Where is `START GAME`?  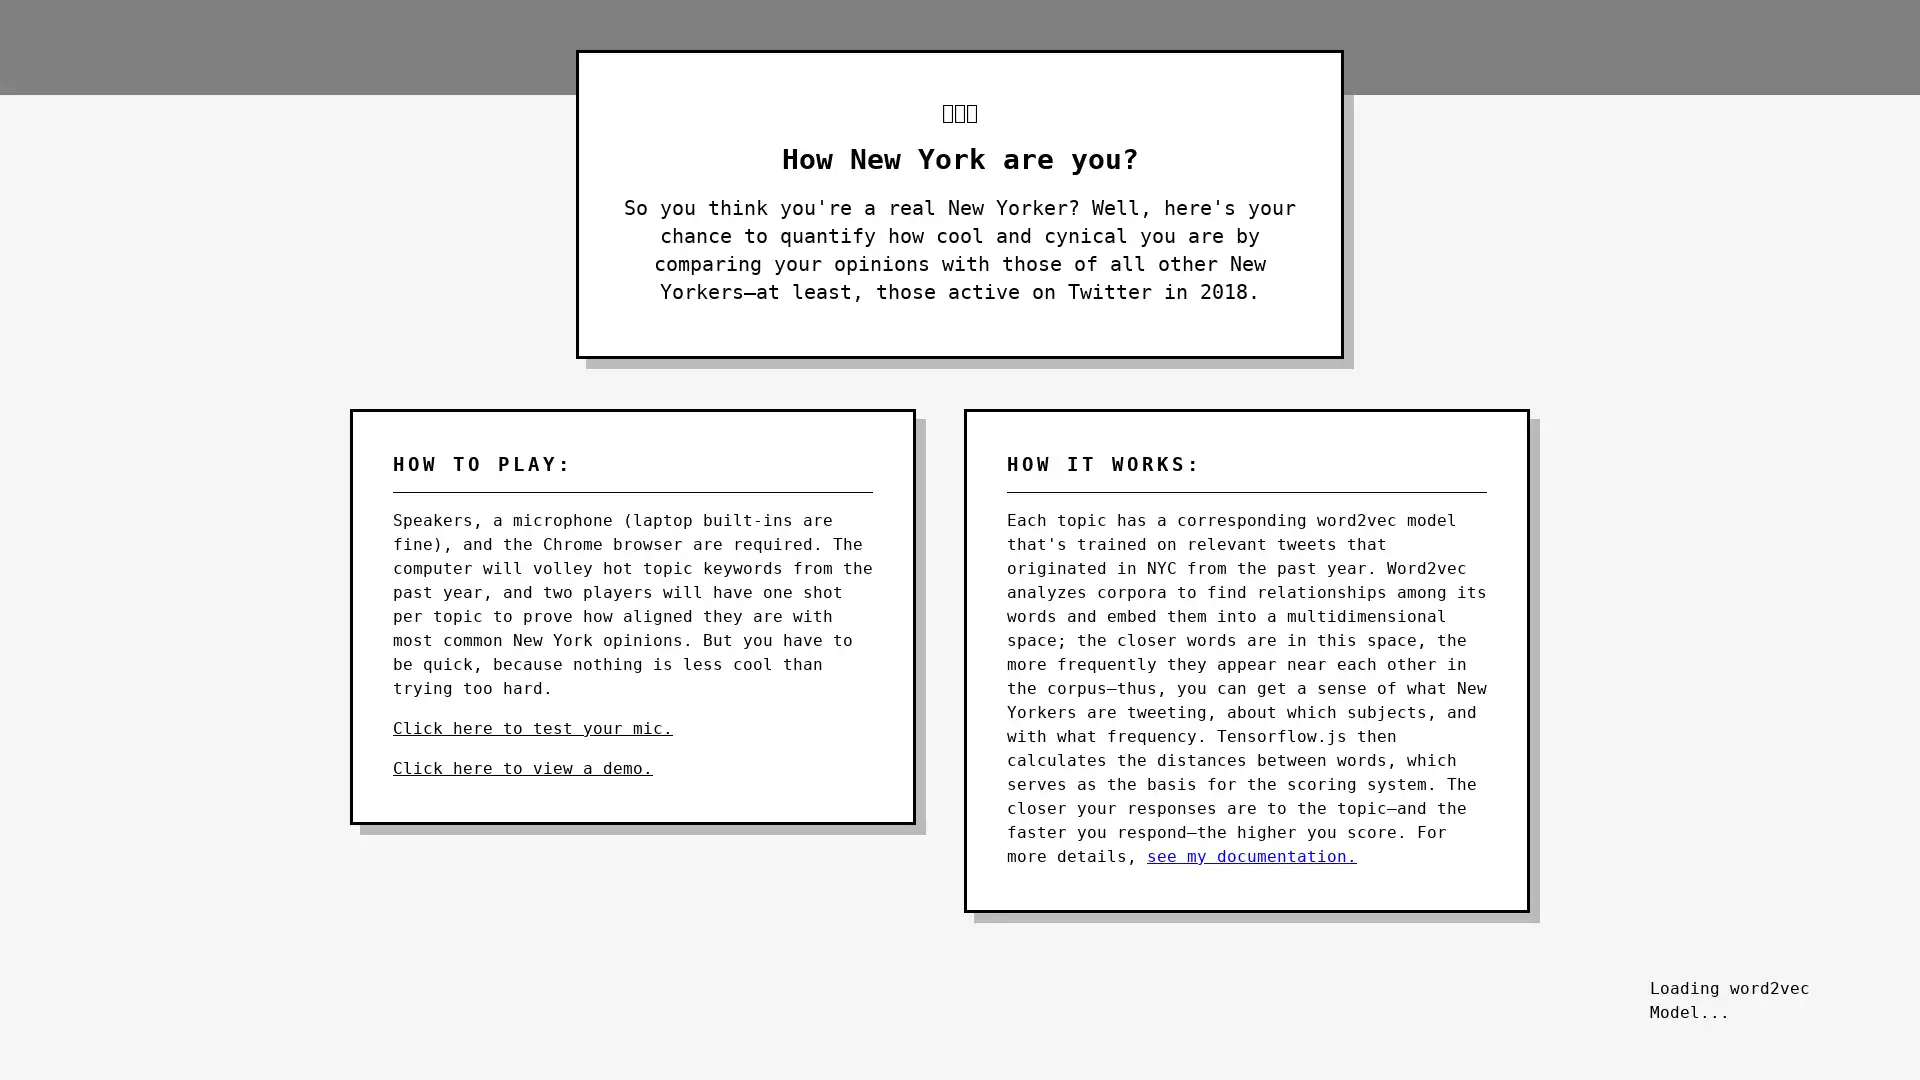 START GAME is located at coordinates (1760, 974).